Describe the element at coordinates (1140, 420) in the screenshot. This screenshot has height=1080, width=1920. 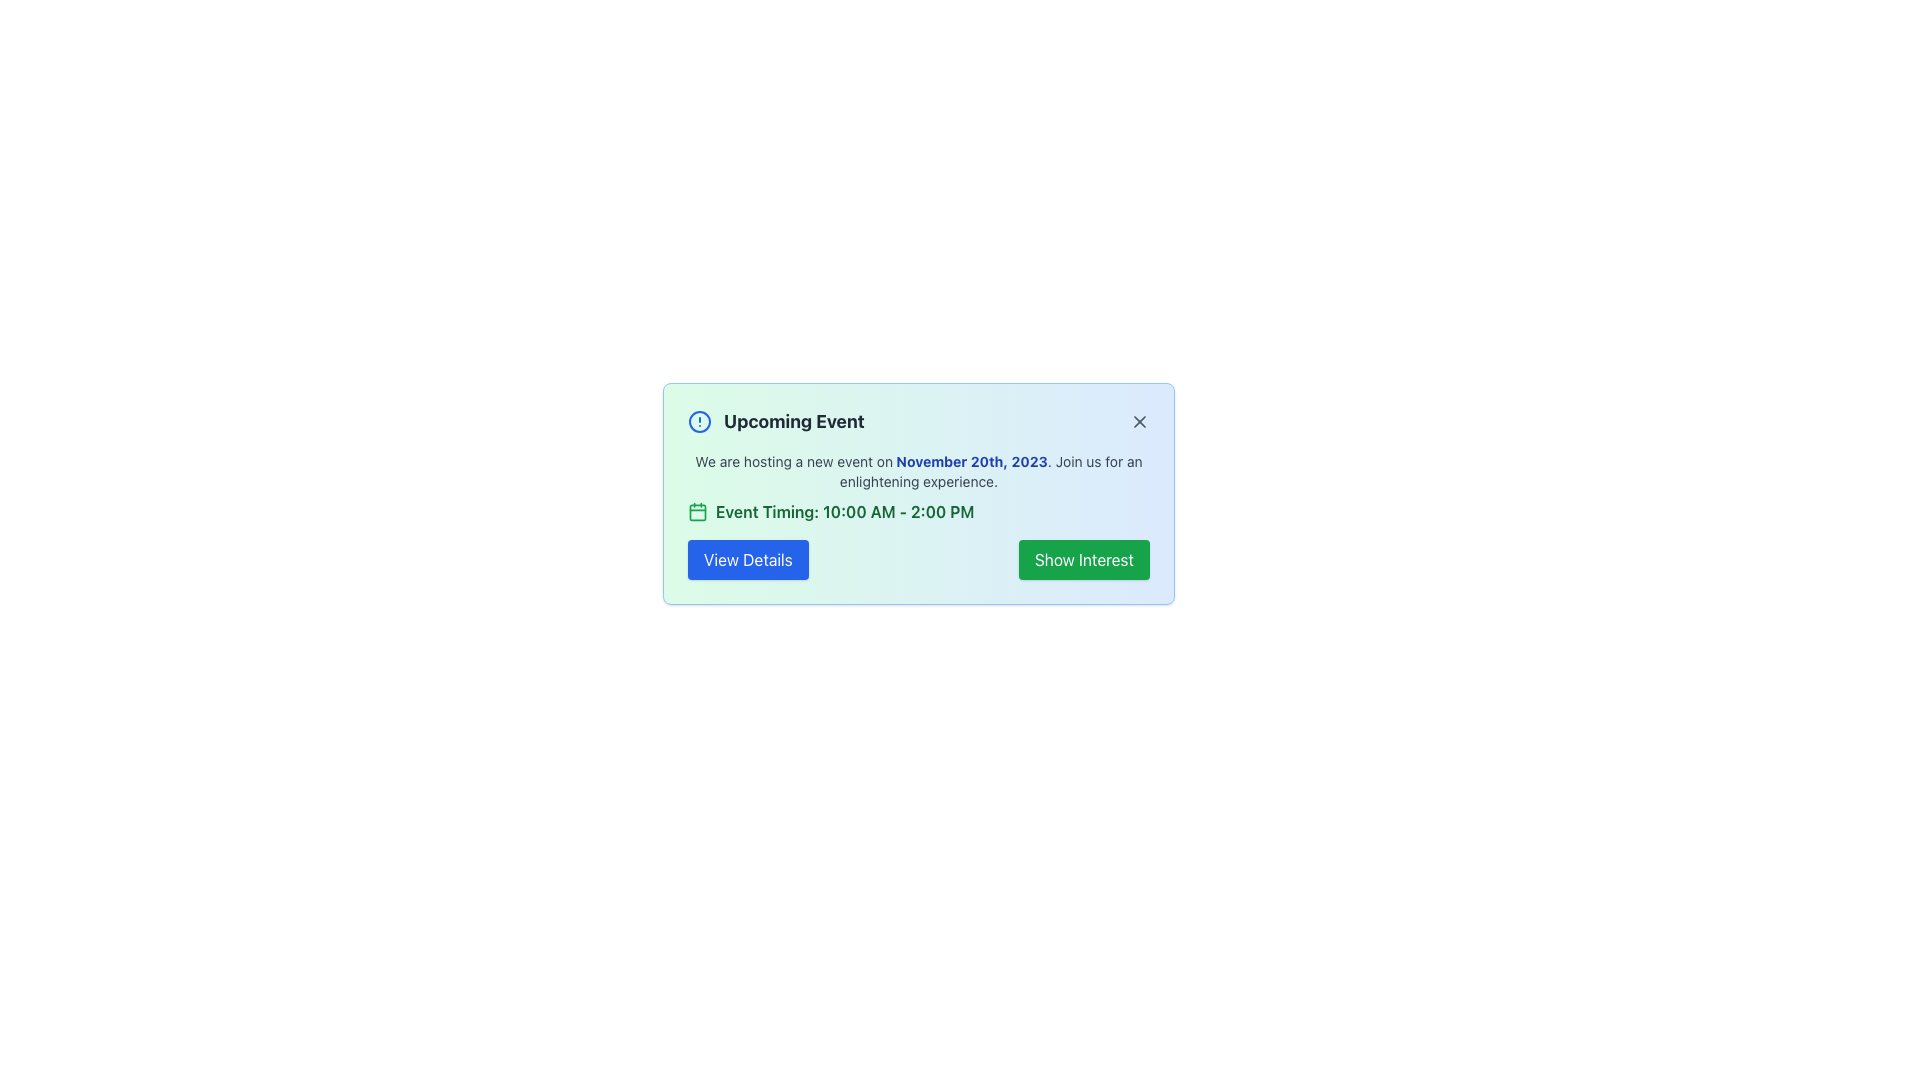
I see `the close icon button located in the top-right corner of the event information card` at that location.